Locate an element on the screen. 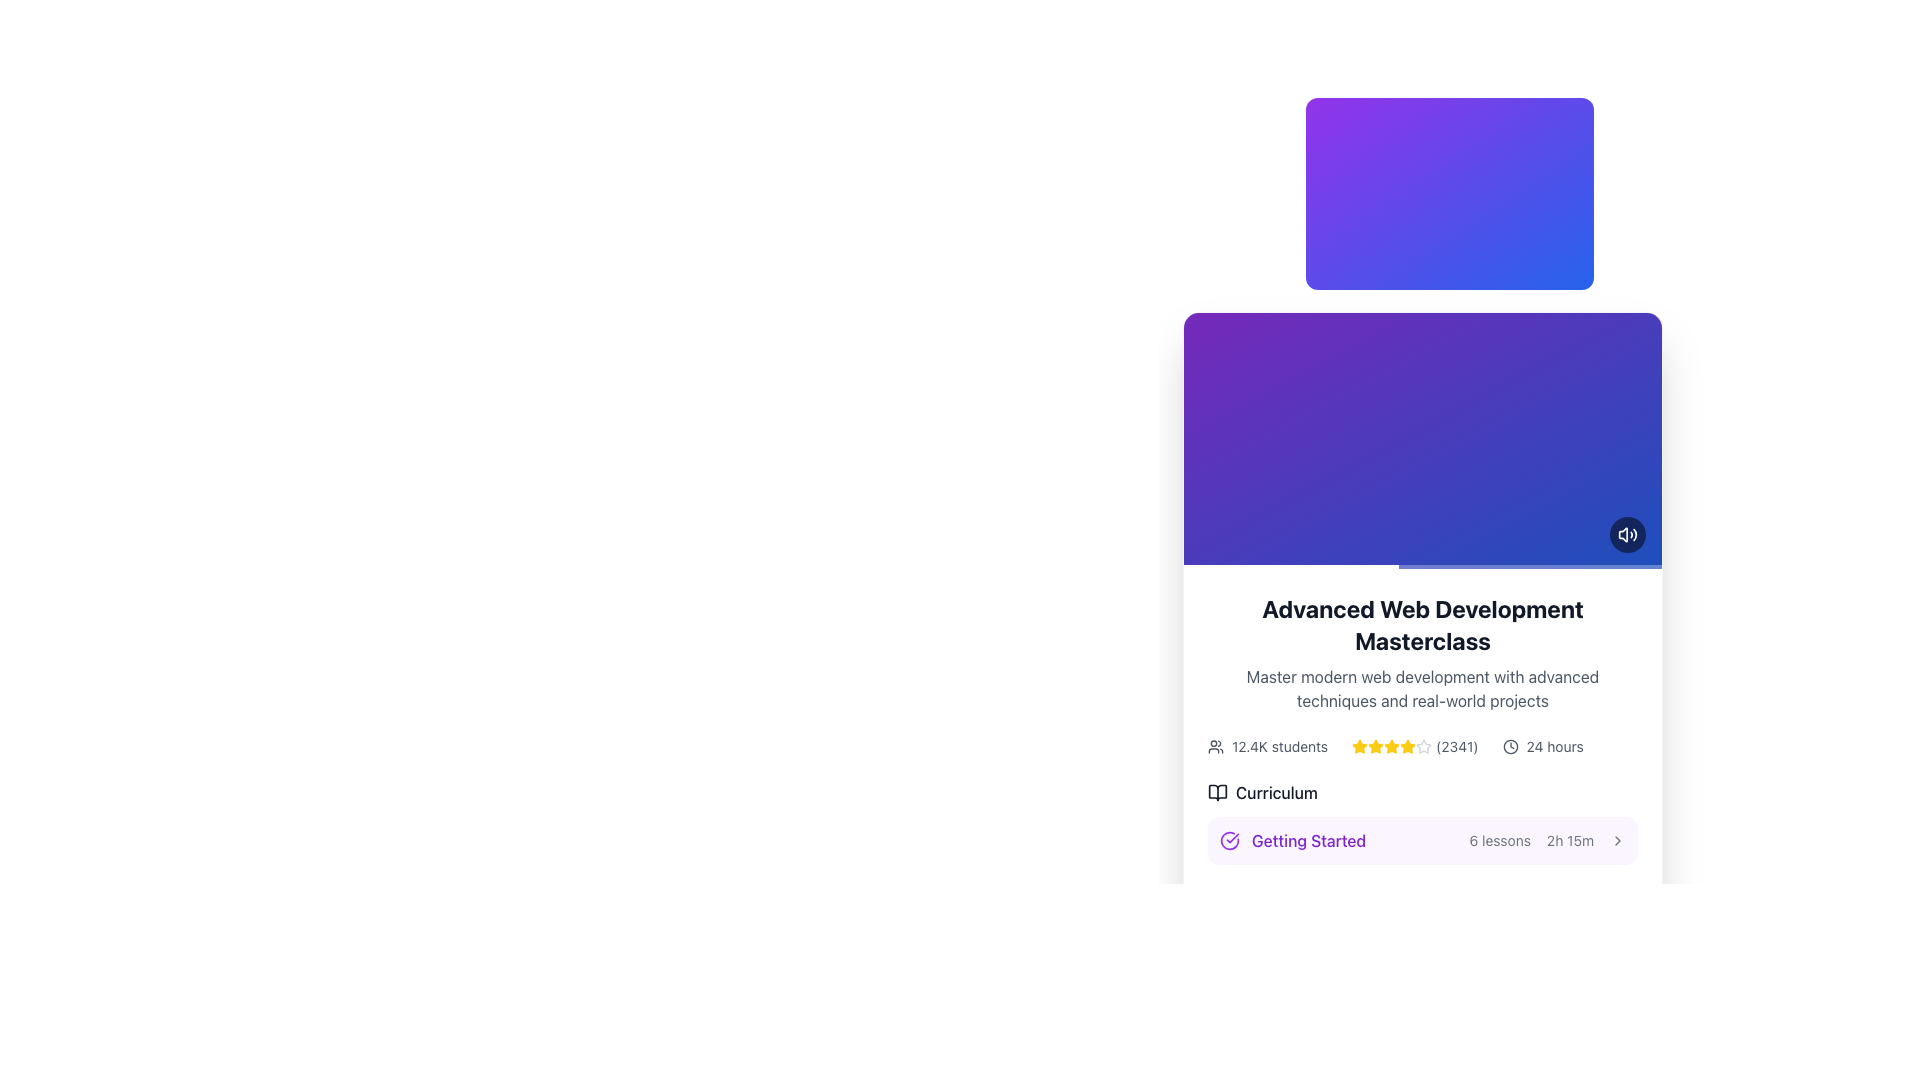  the fourth star icon is located at coordinates (1391, 746).